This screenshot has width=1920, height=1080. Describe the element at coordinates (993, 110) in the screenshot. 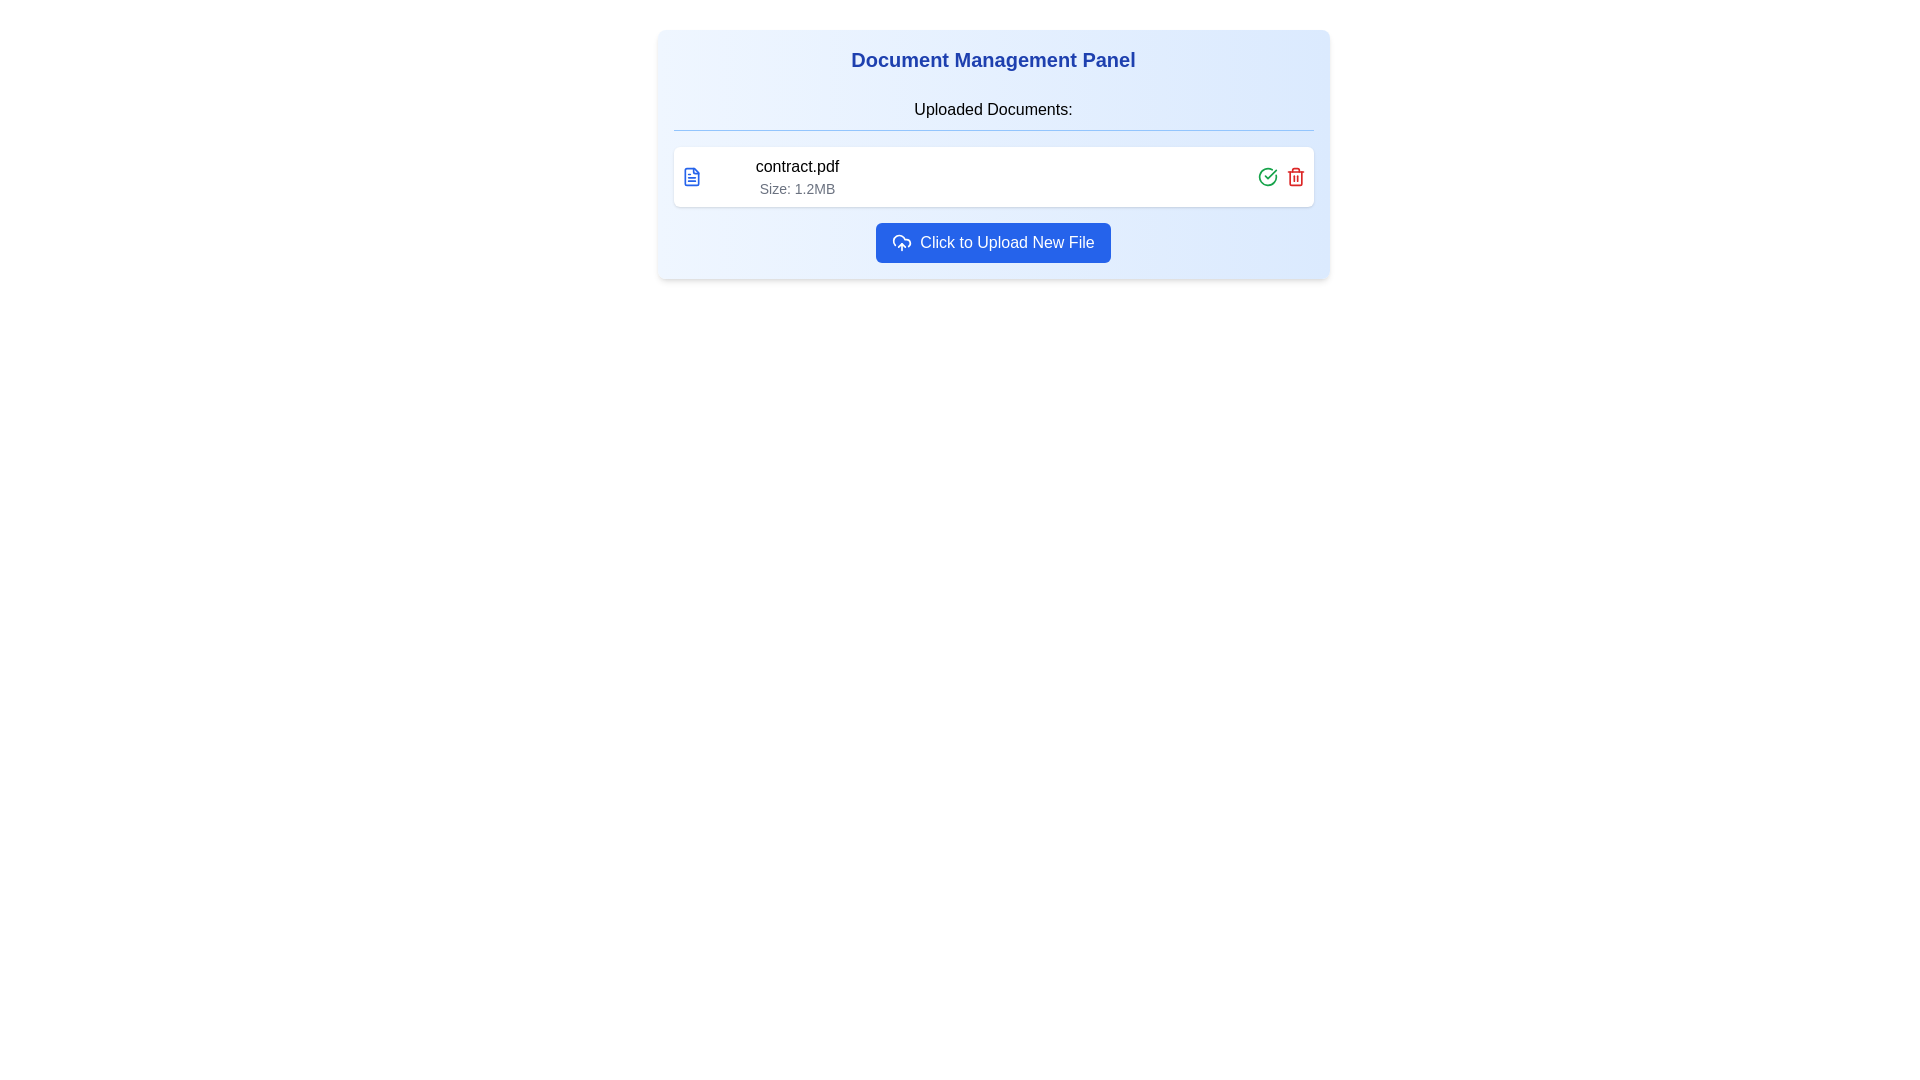

I see `the text label 'Uploaded Documents:' which is styled with a blue bottom border and serves as a section title in the Document Management Panel` at that location.